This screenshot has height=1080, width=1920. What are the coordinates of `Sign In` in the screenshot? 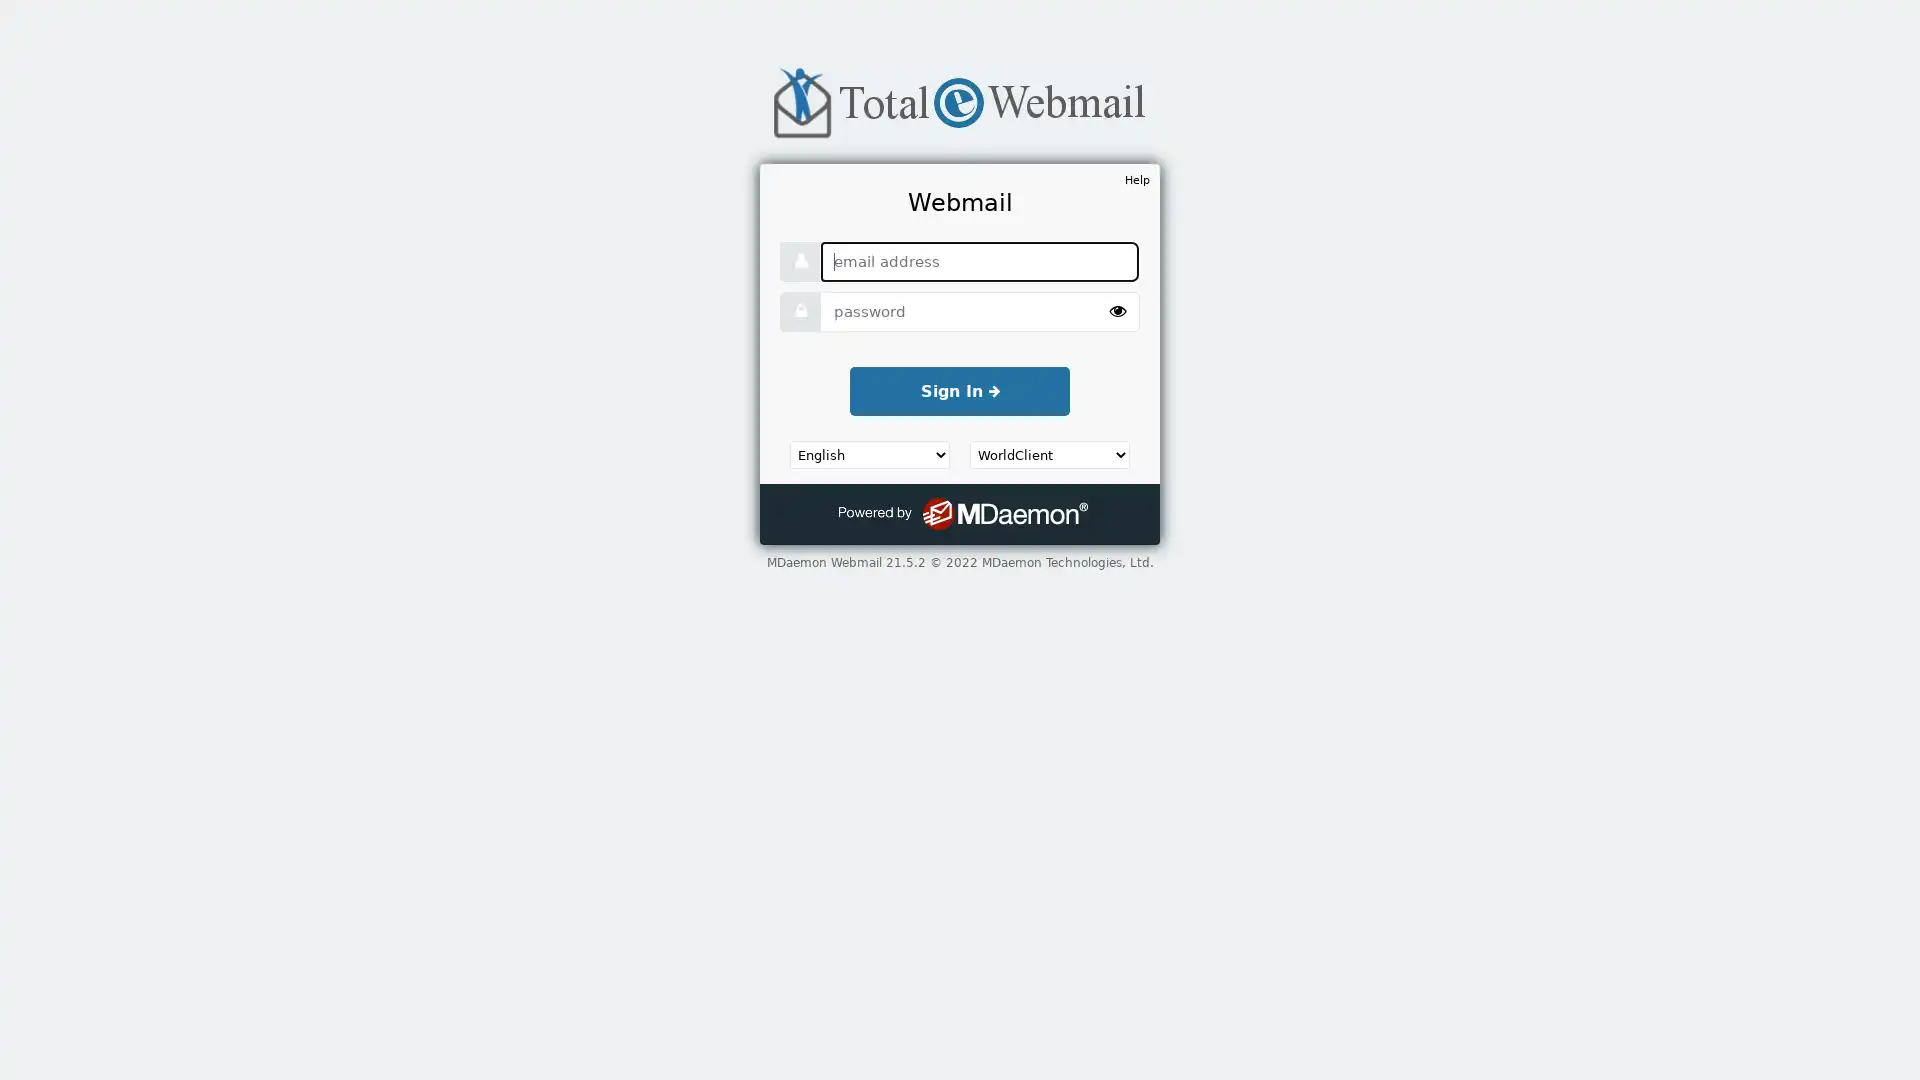 It's located at (960, 390).